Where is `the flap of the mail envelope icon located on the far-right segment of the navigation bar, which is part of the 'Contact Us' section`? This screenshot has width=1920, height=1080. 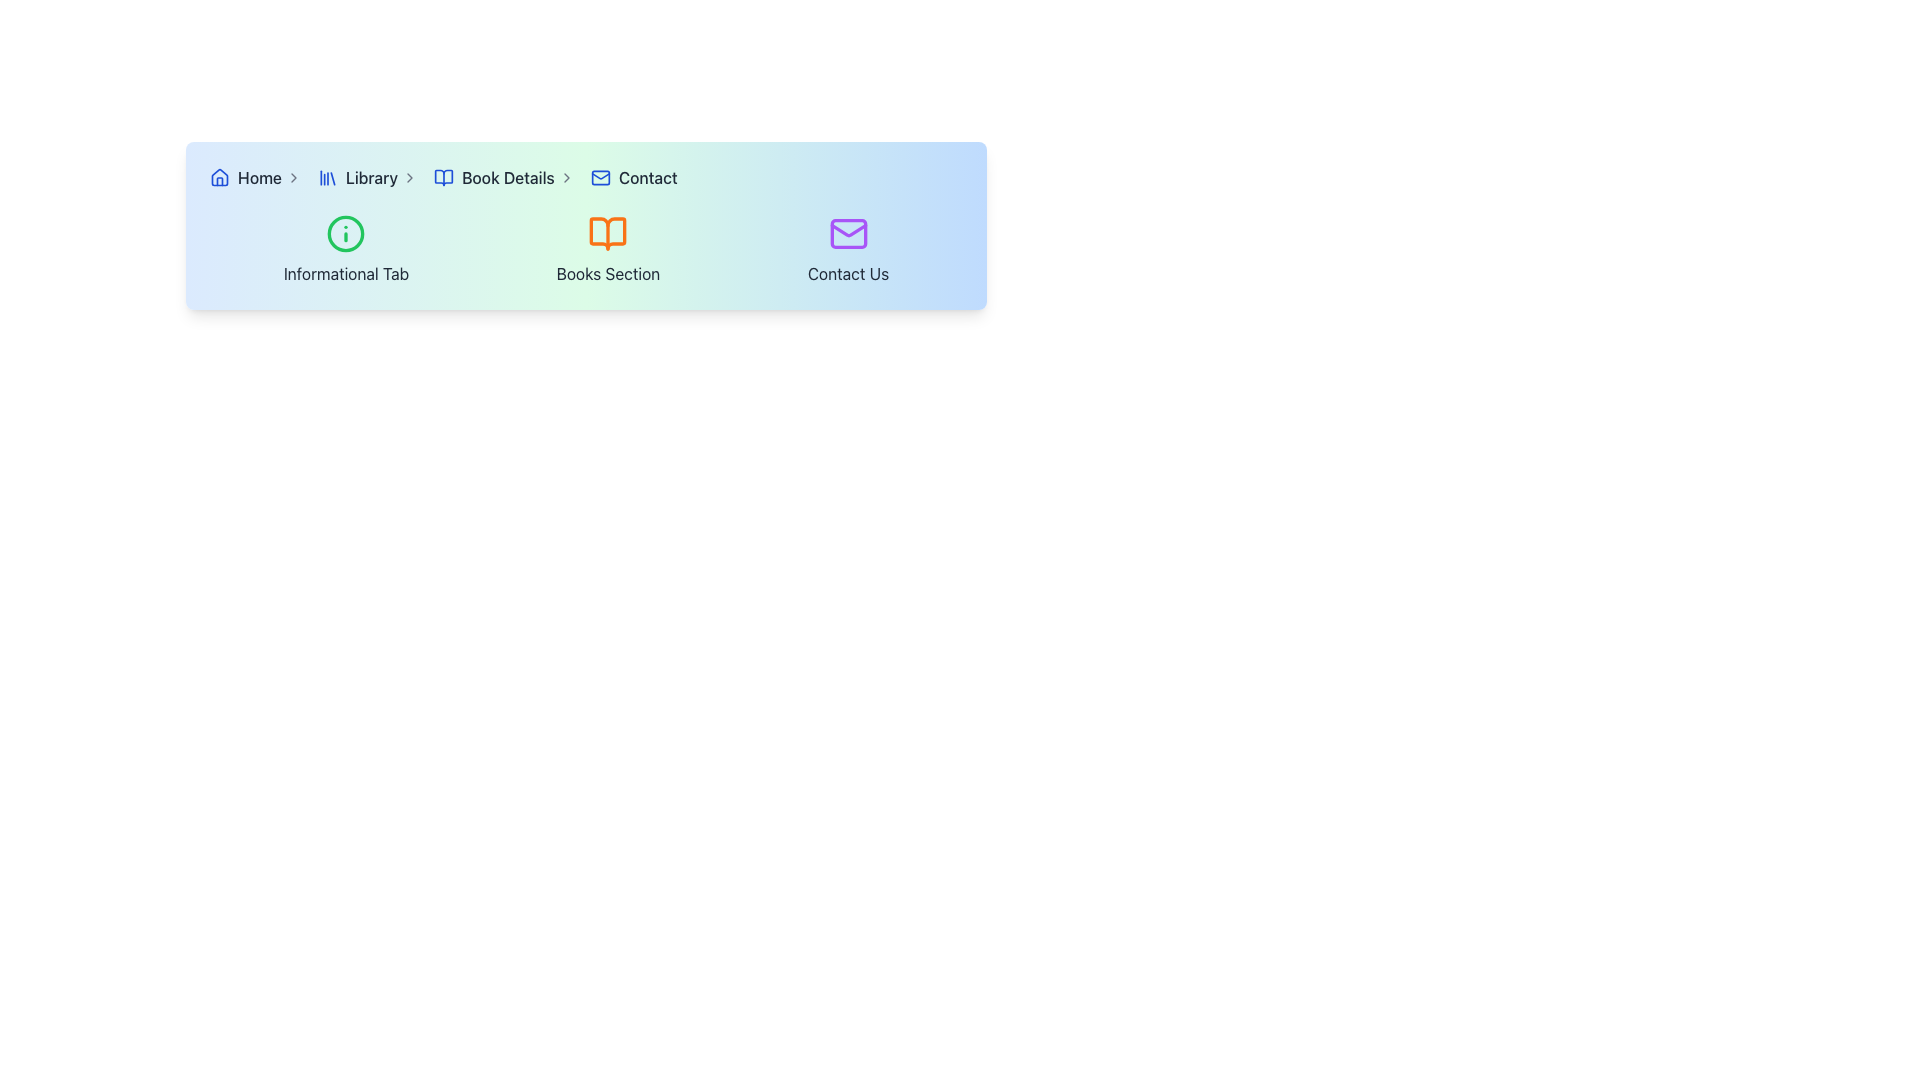 the flap of the mail envelope icon located on the far-right segment of the navigation bar, which is part of the 'Contact Us' section is located at coordinates (599, 175).